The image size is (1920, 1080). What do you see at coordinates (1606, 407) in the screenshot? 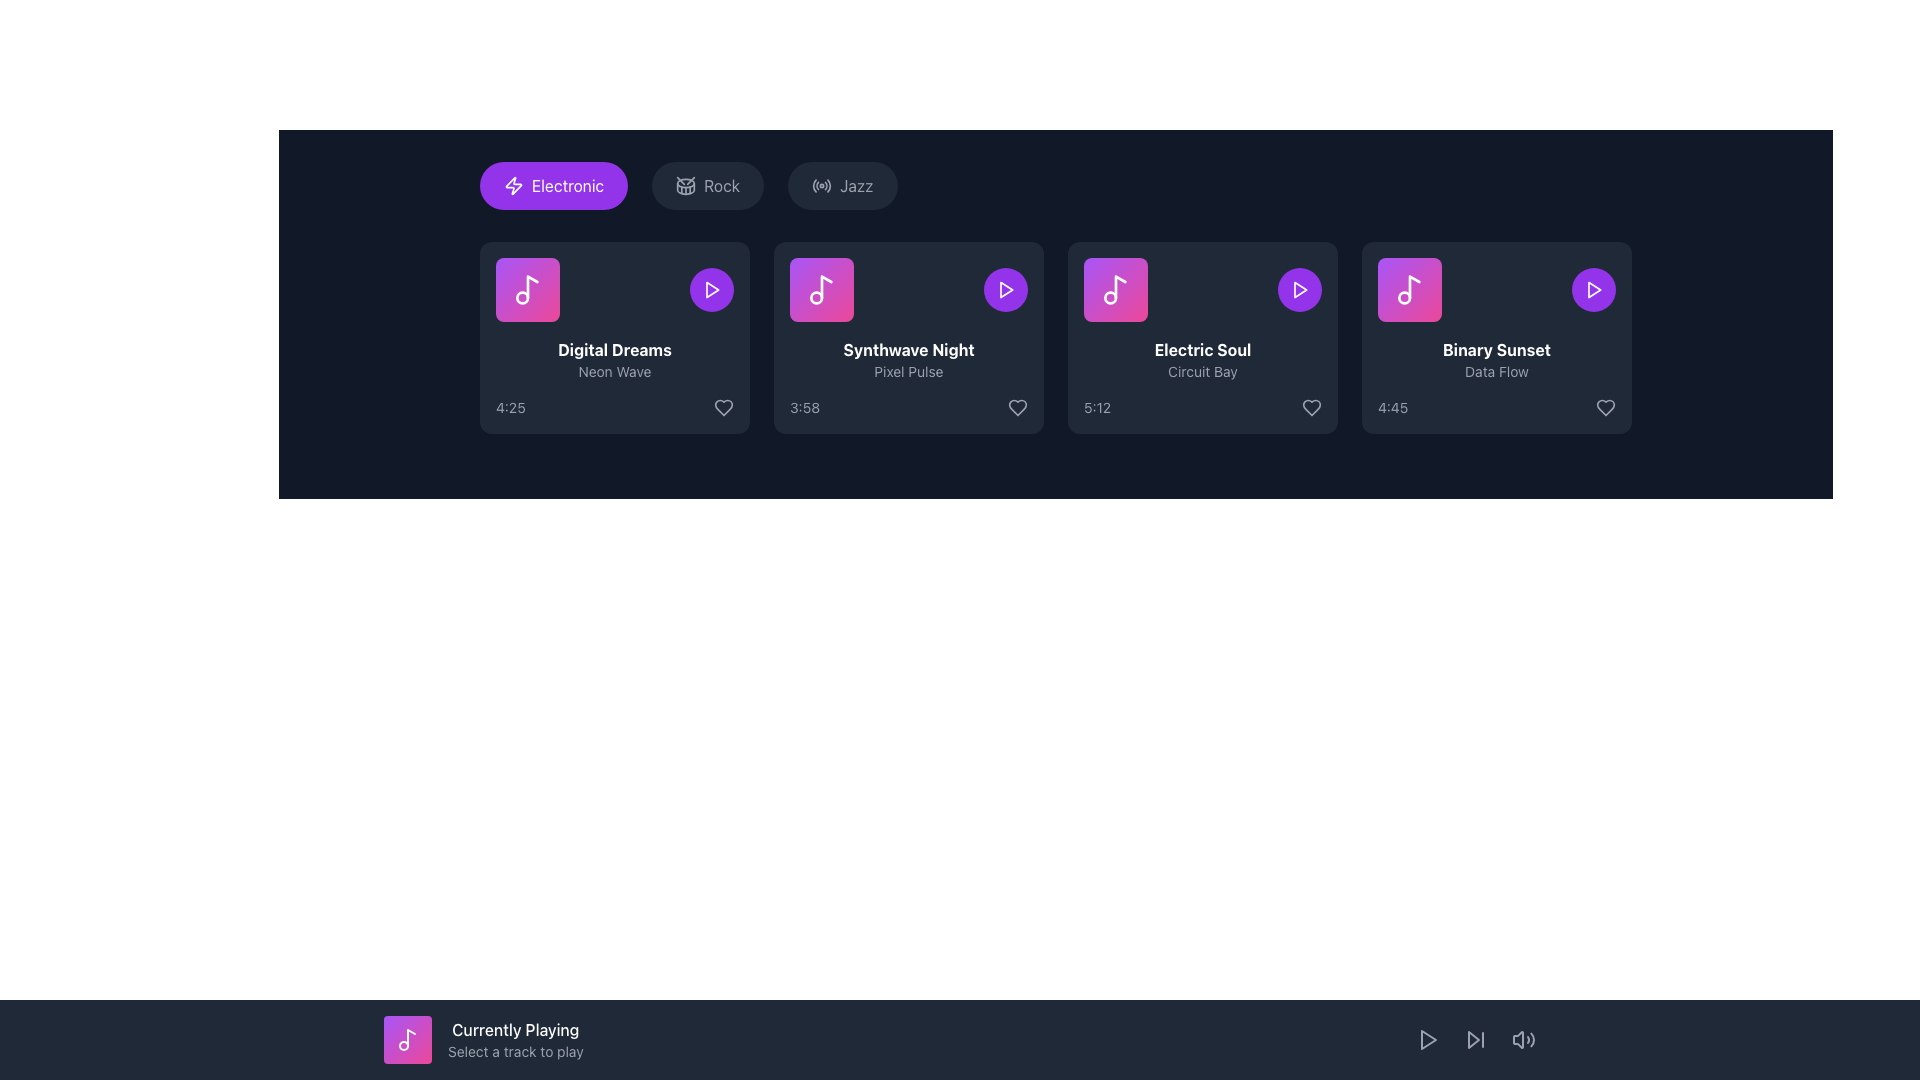
I see `the 'favorite' icon located at the bottom-right corner of the 'Binary Sunset - Data Flow' card to mark the item as a favorite` at bounding box center [1606, 407].